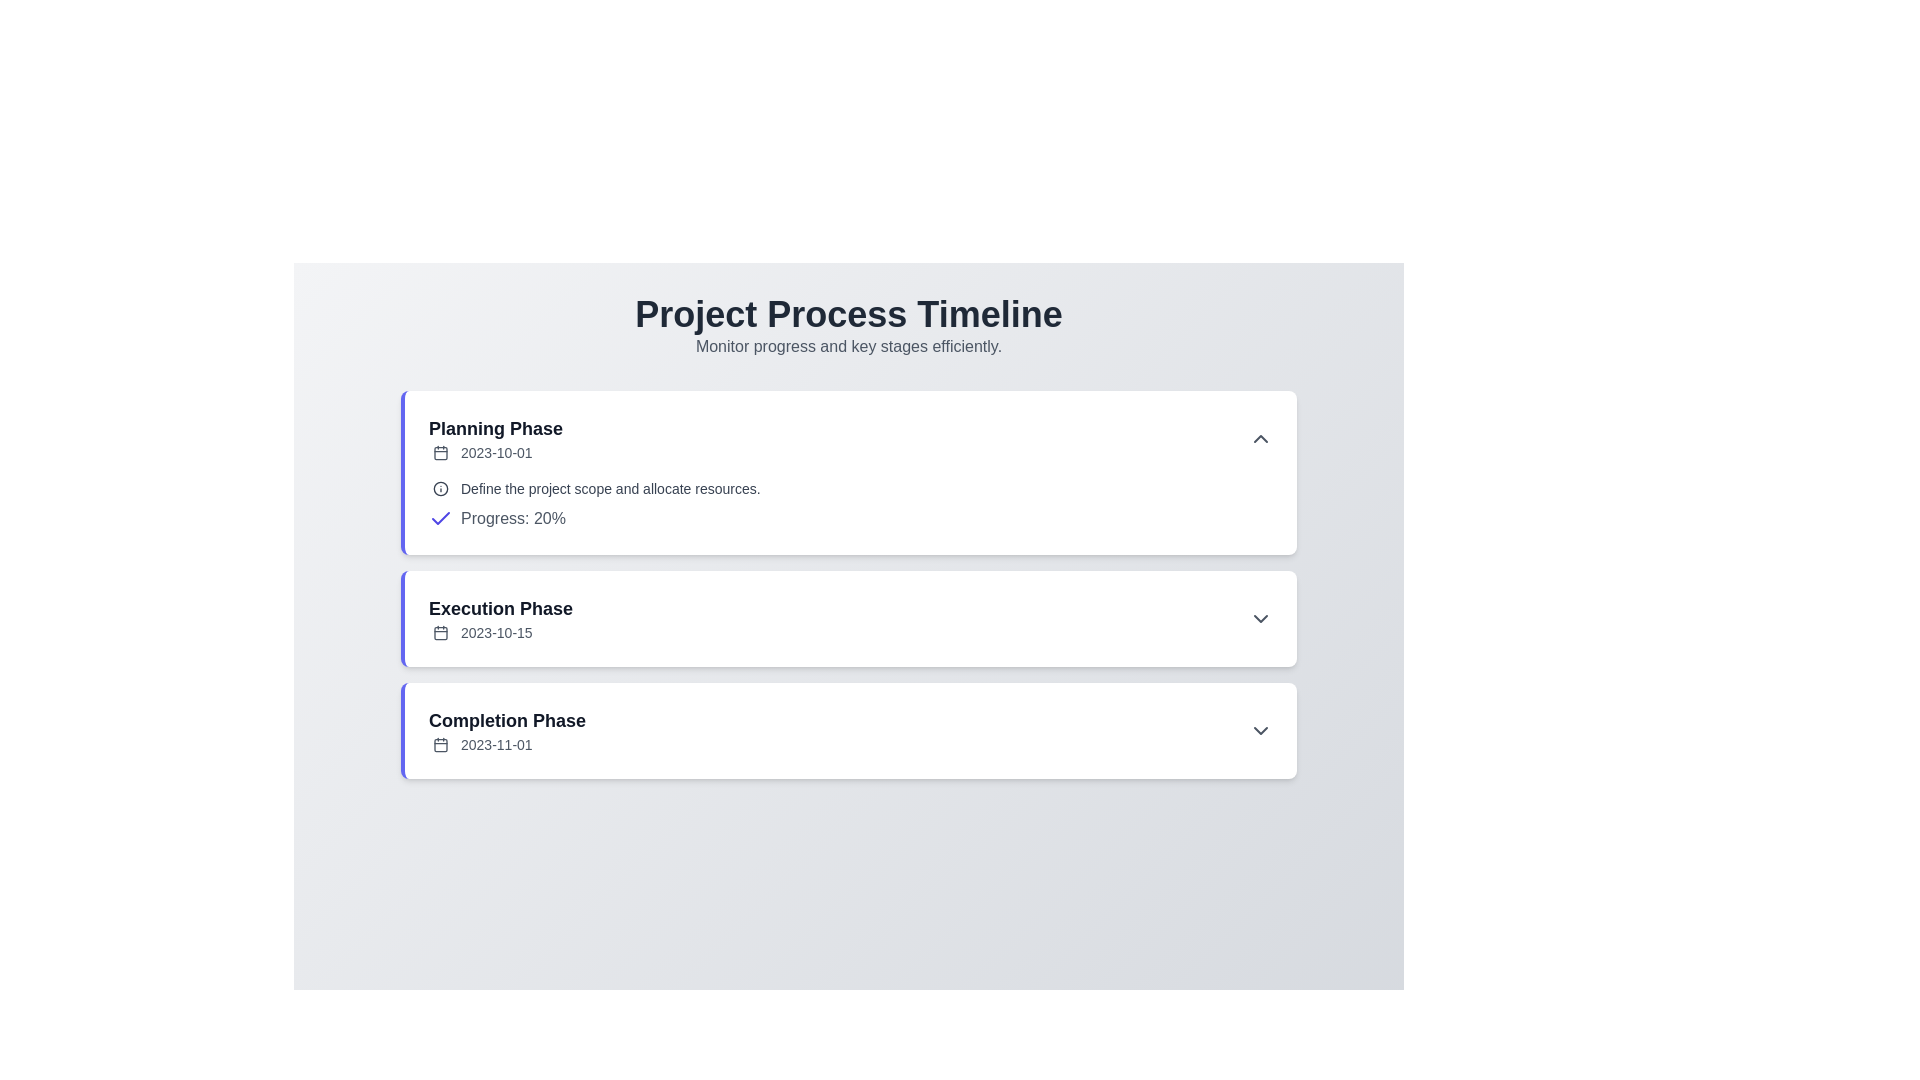 The width and height of the screenshot is (1920, 1080). Describe the element at coordinates (849, 731) in the screenshot. I see `the collapsible information box containing 'Completion Phase' and '2023-11-01'` at that location.